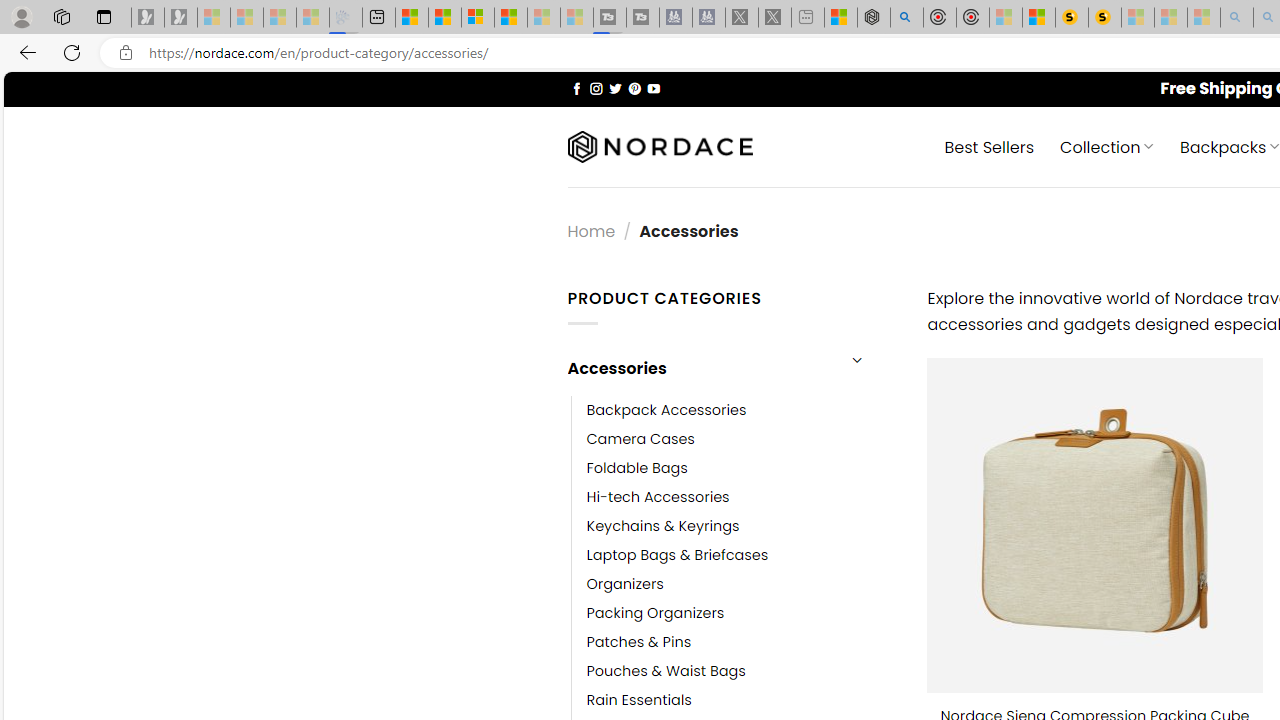 This screenshot has width=1280, height=720. I want to click on 'Laptop Bags & Briefcases', so click(677, 555).